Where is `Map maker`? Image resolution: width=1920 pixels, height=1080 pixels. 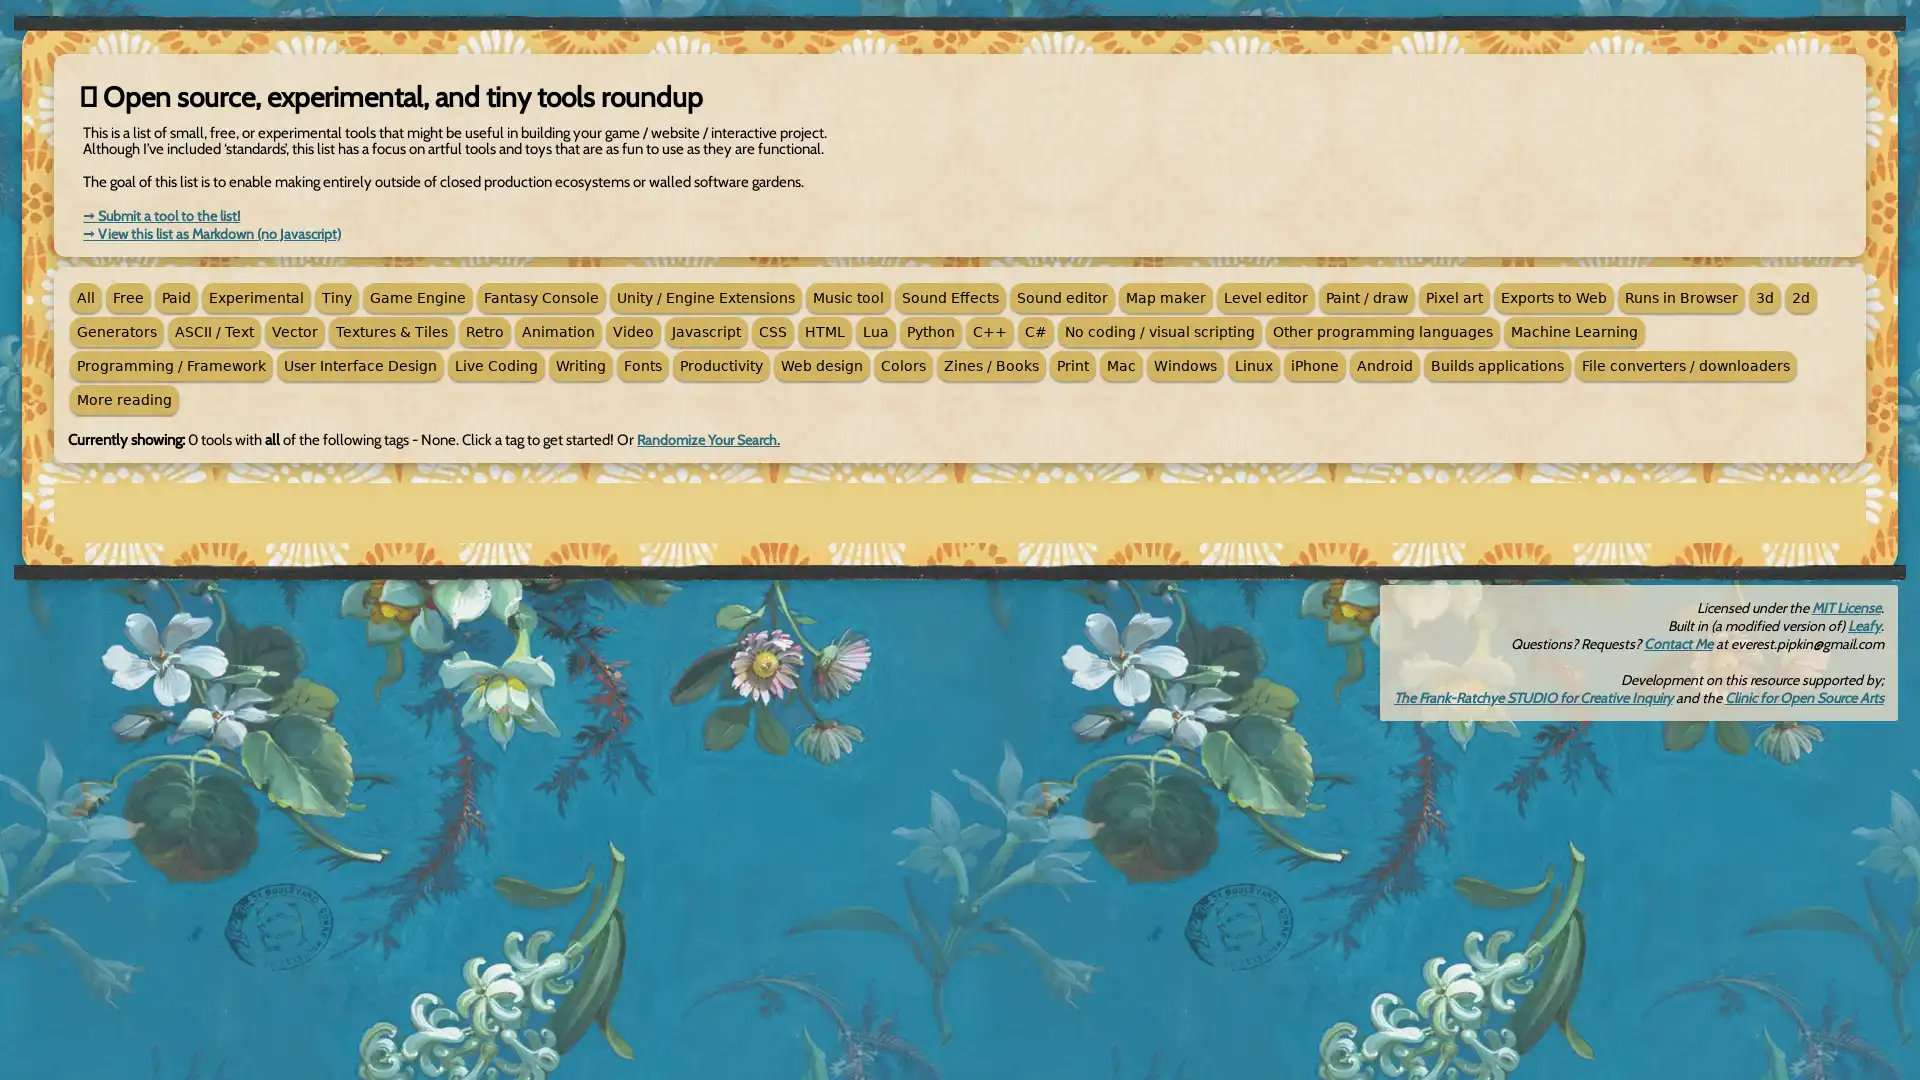 Map maker is located at coordinates (1166, 297).